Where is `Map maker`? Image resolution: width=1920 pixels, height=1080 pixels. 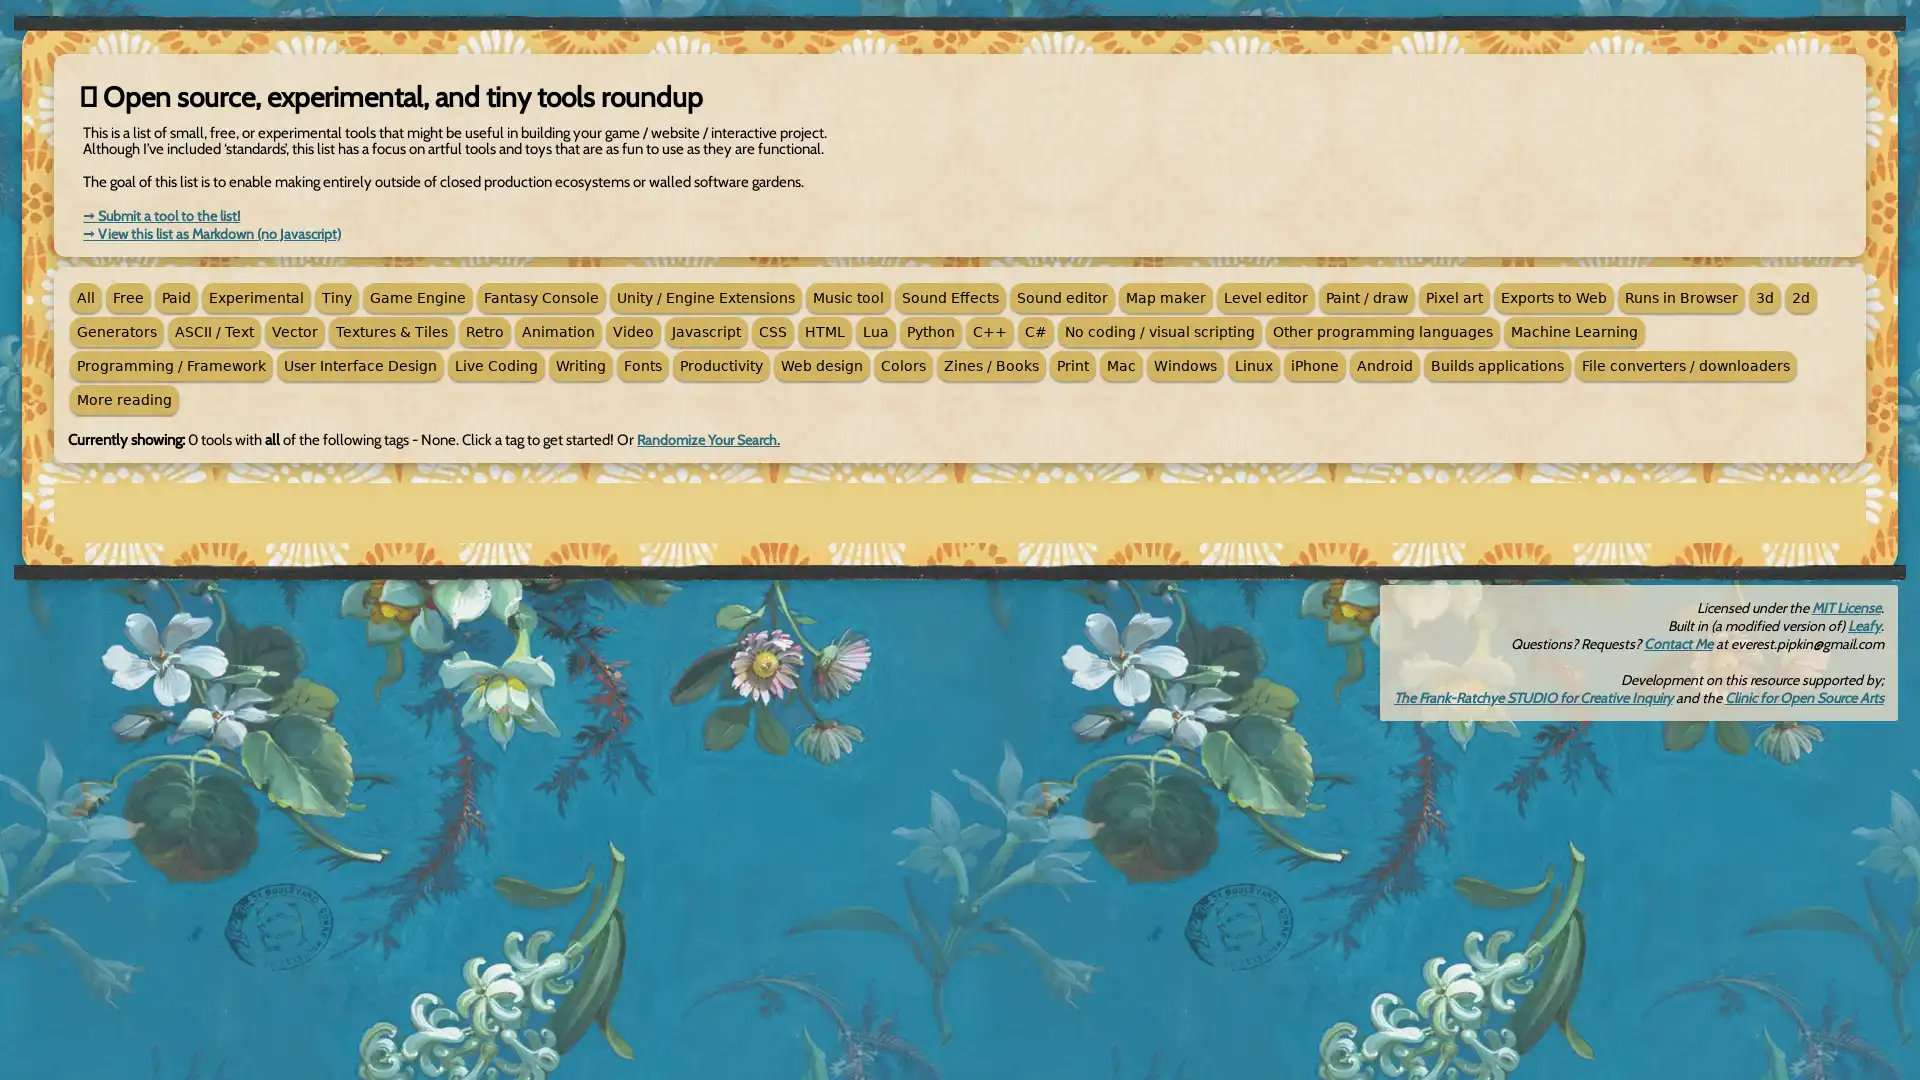 Map maker is located at coordinates (1166, 297).